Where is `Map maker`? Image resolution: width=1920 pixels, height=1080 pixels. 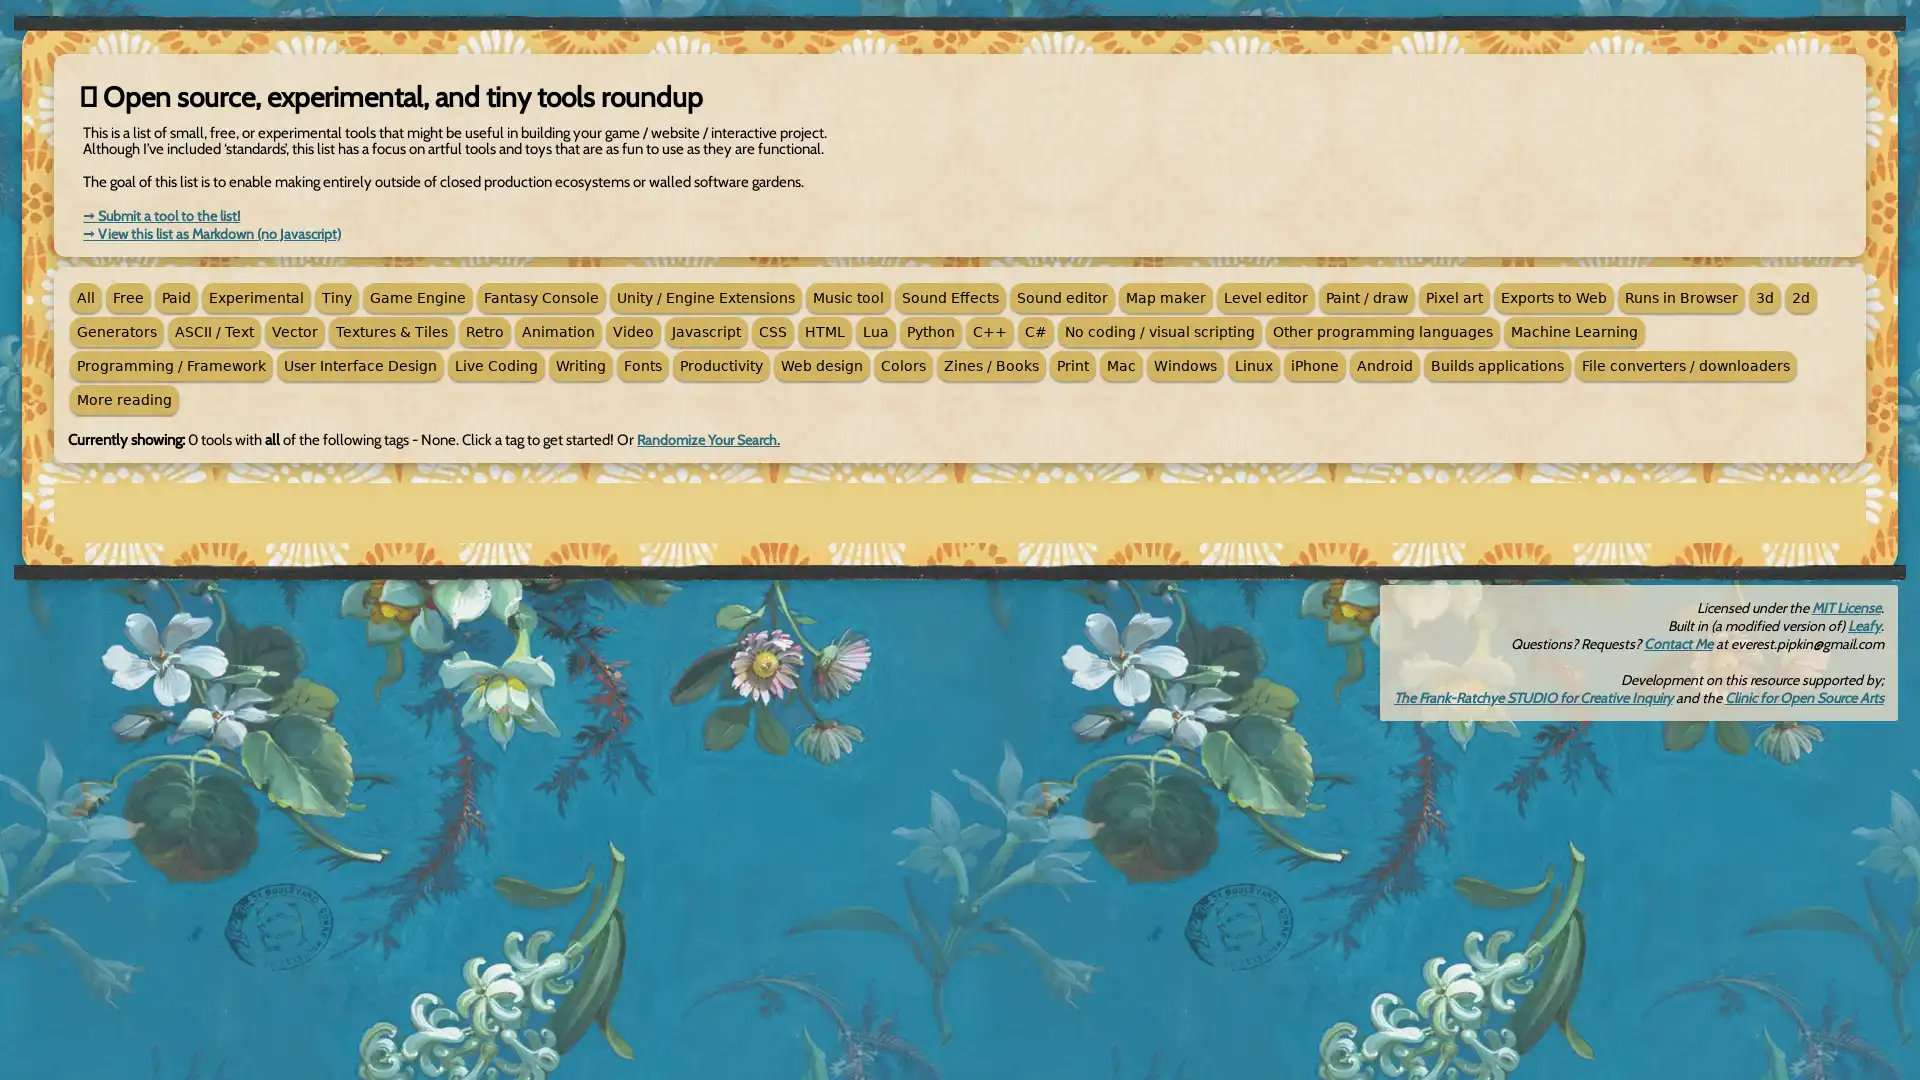 Map maker is located at coordinates (1166, 297).